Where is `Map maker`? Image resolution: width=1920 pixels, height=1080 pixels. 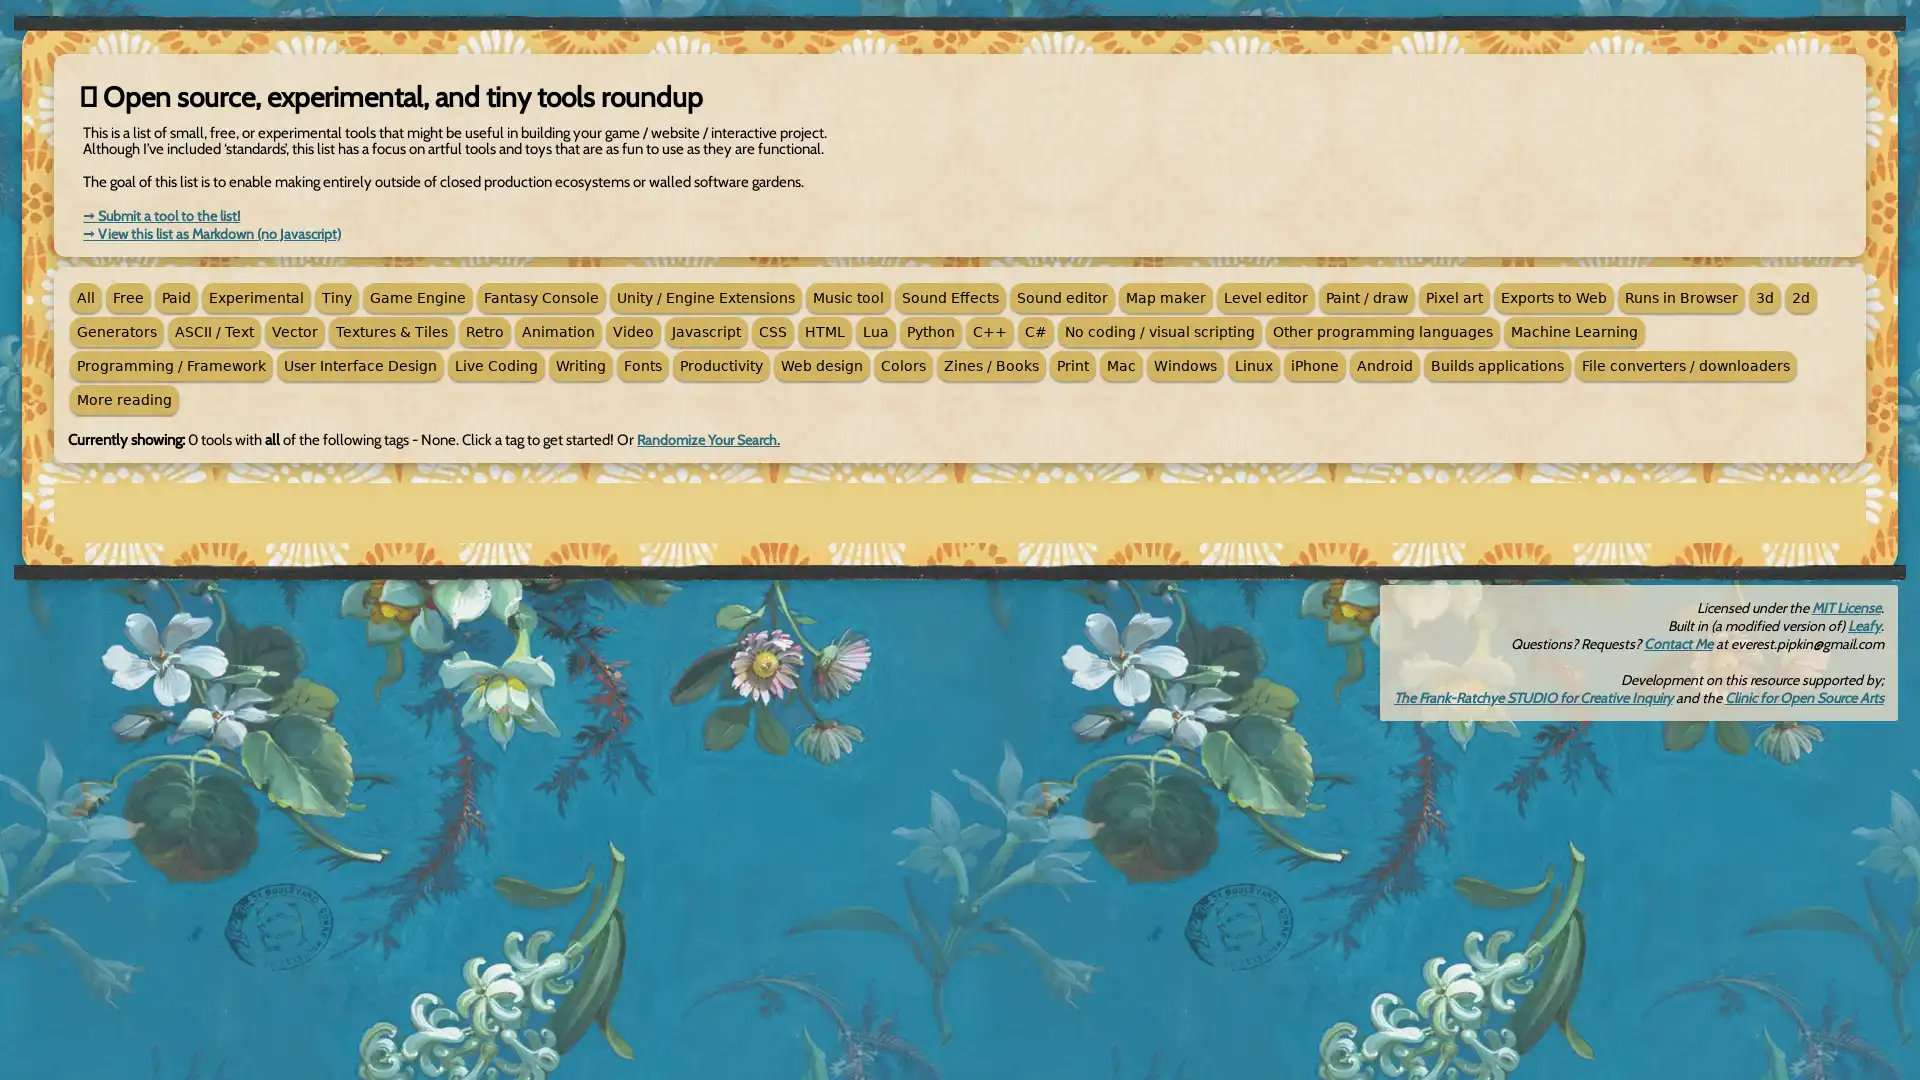 Map maker is located at coordinates (1166, 297).